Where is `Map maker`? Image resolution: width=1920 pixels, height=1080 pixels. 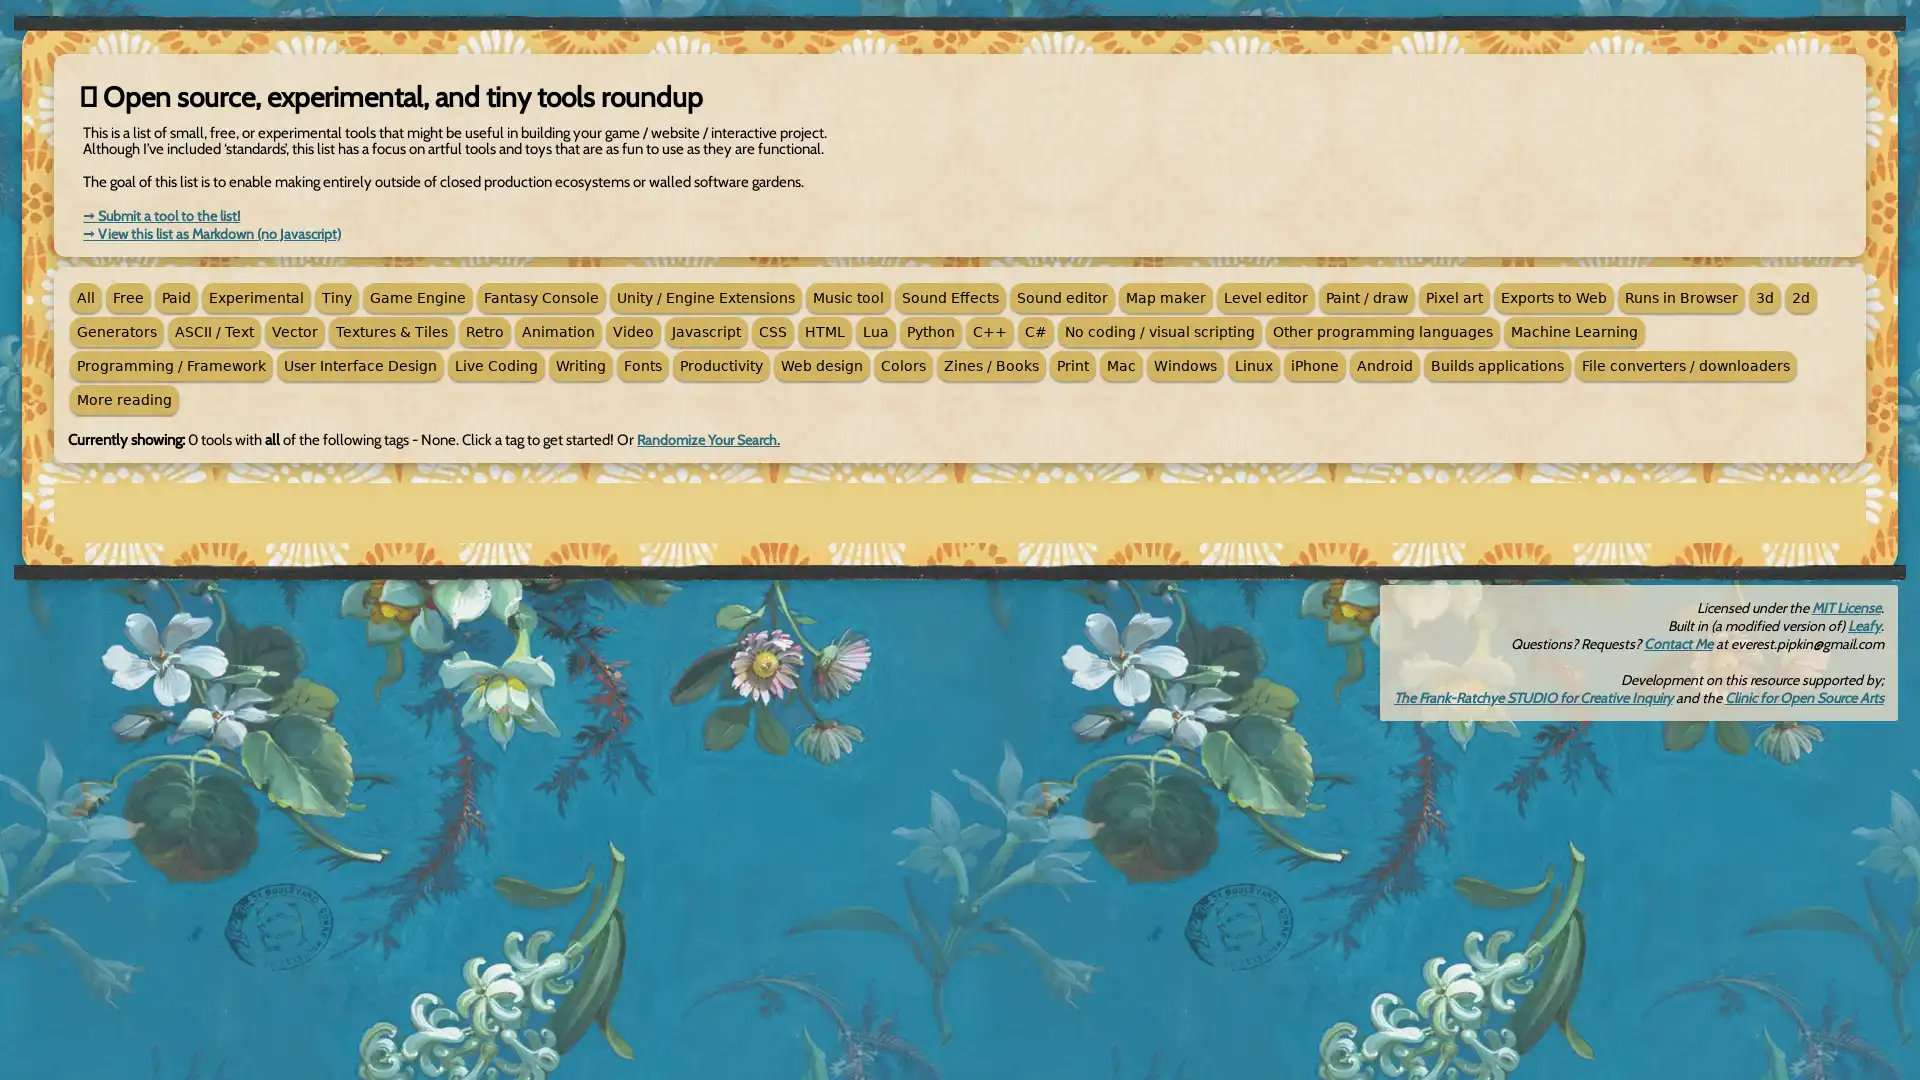 Map maker is located at coordinates (1166, 297).